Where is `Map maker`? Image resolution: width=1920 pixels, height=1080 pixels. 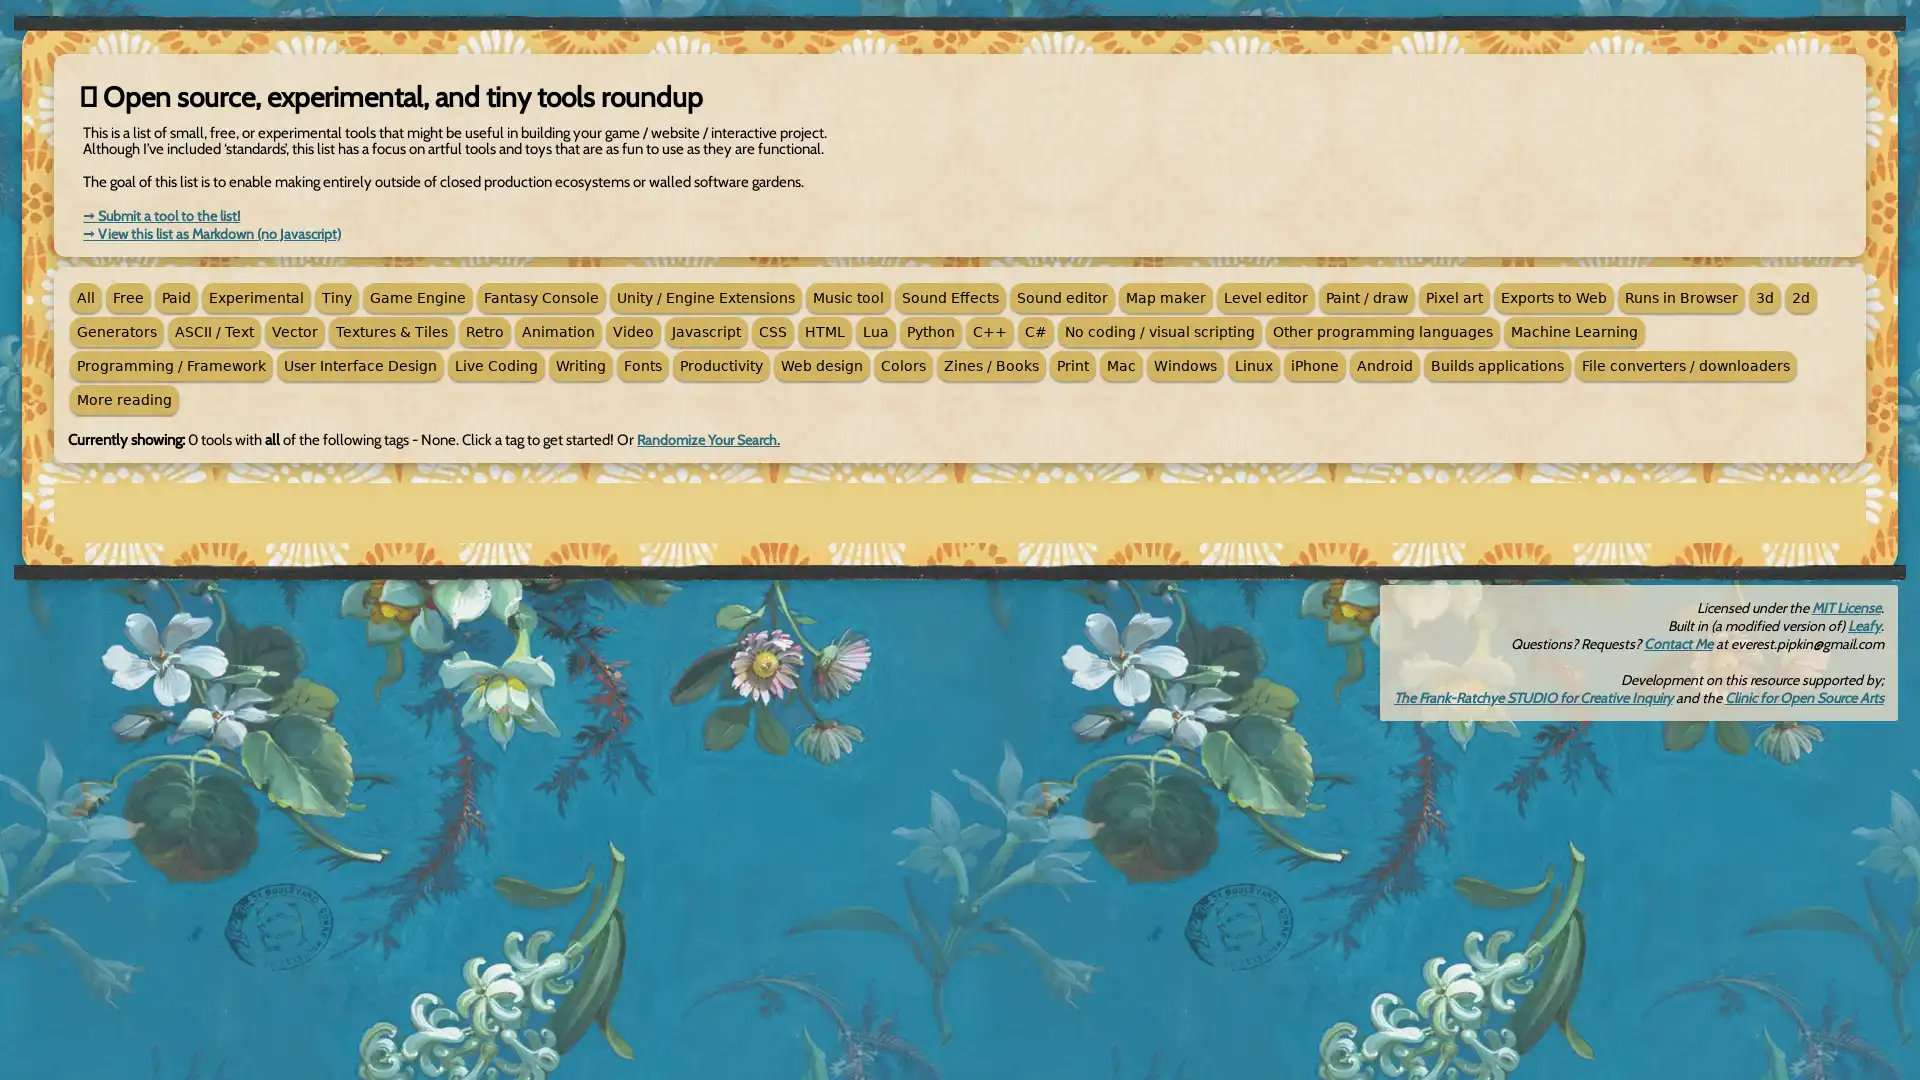 Map maker is located at coordinates (1166, 297).